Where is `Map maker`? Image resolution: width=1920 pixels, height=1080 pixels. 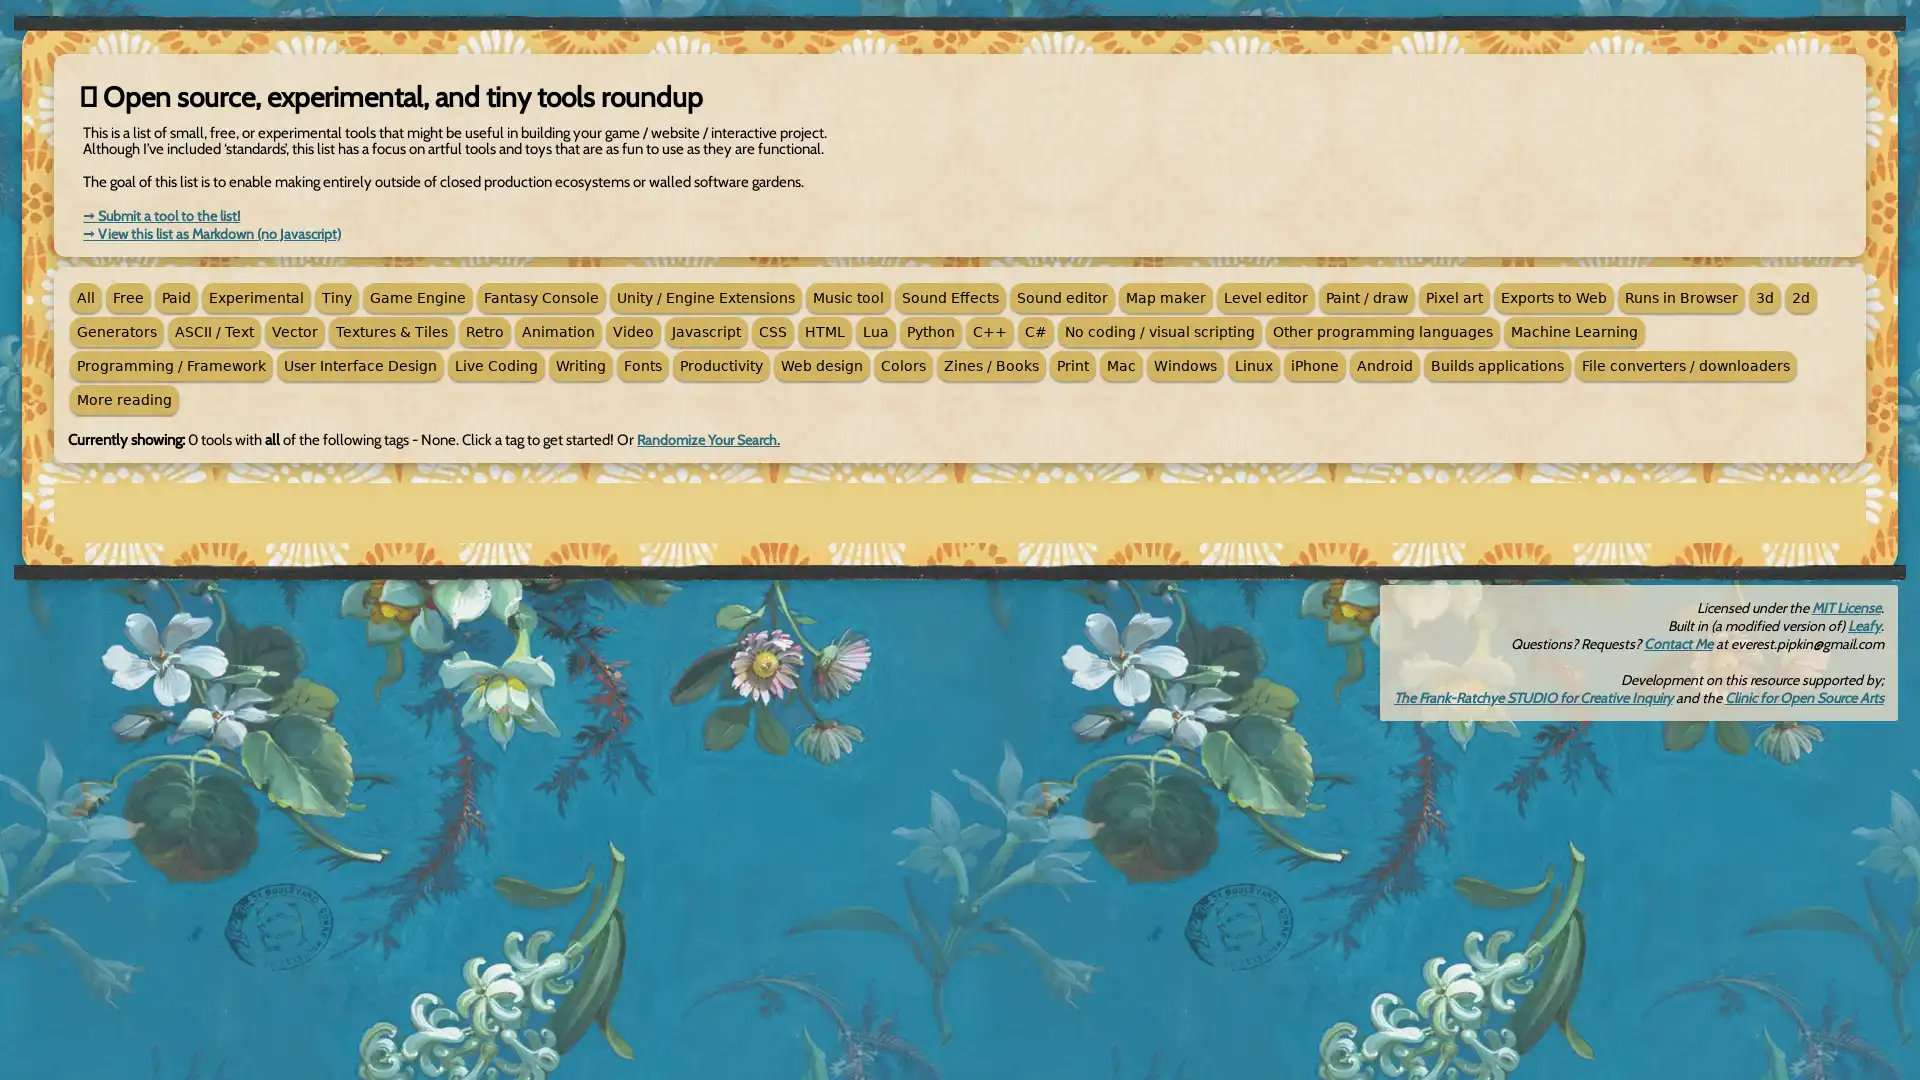 Map maker is located at coordinates (1166, 297).